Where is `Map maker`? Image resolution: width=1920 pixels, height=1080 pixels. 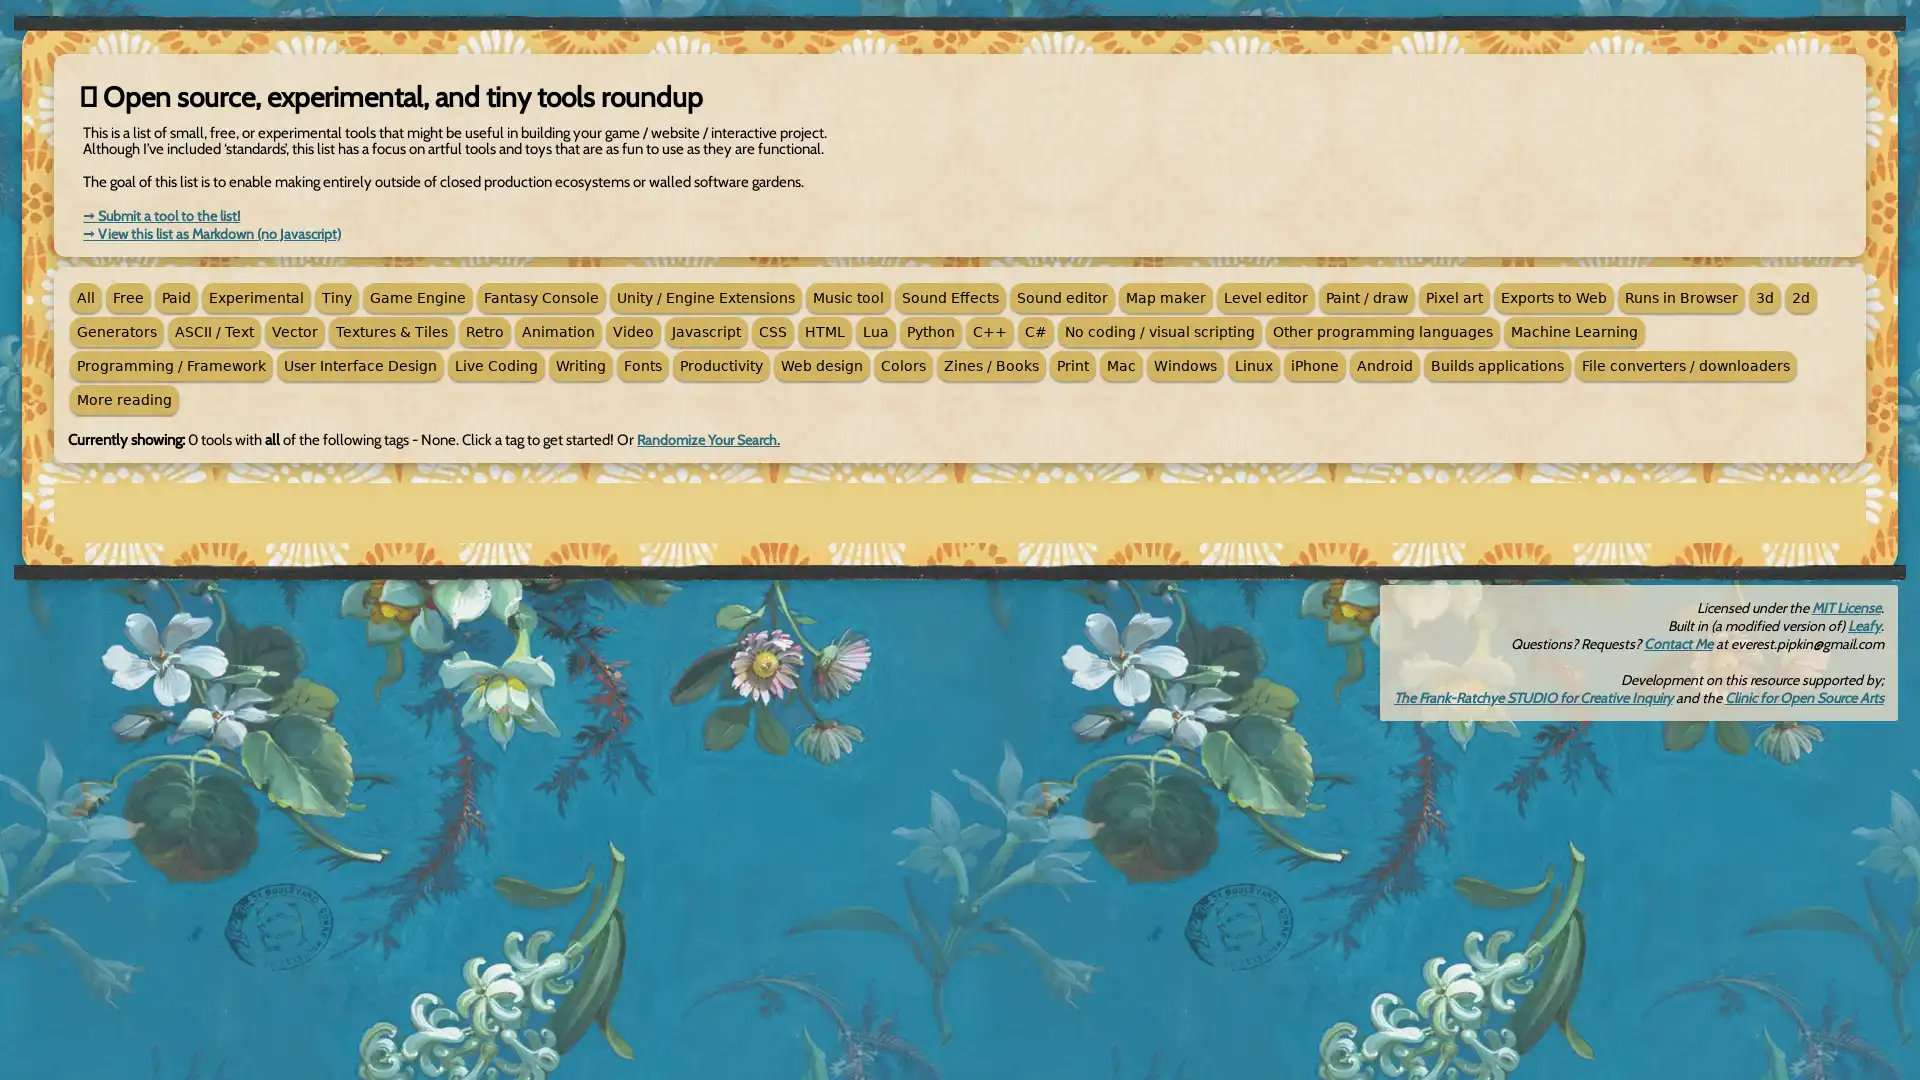 Map maker is located at coordinates (1166, 297).